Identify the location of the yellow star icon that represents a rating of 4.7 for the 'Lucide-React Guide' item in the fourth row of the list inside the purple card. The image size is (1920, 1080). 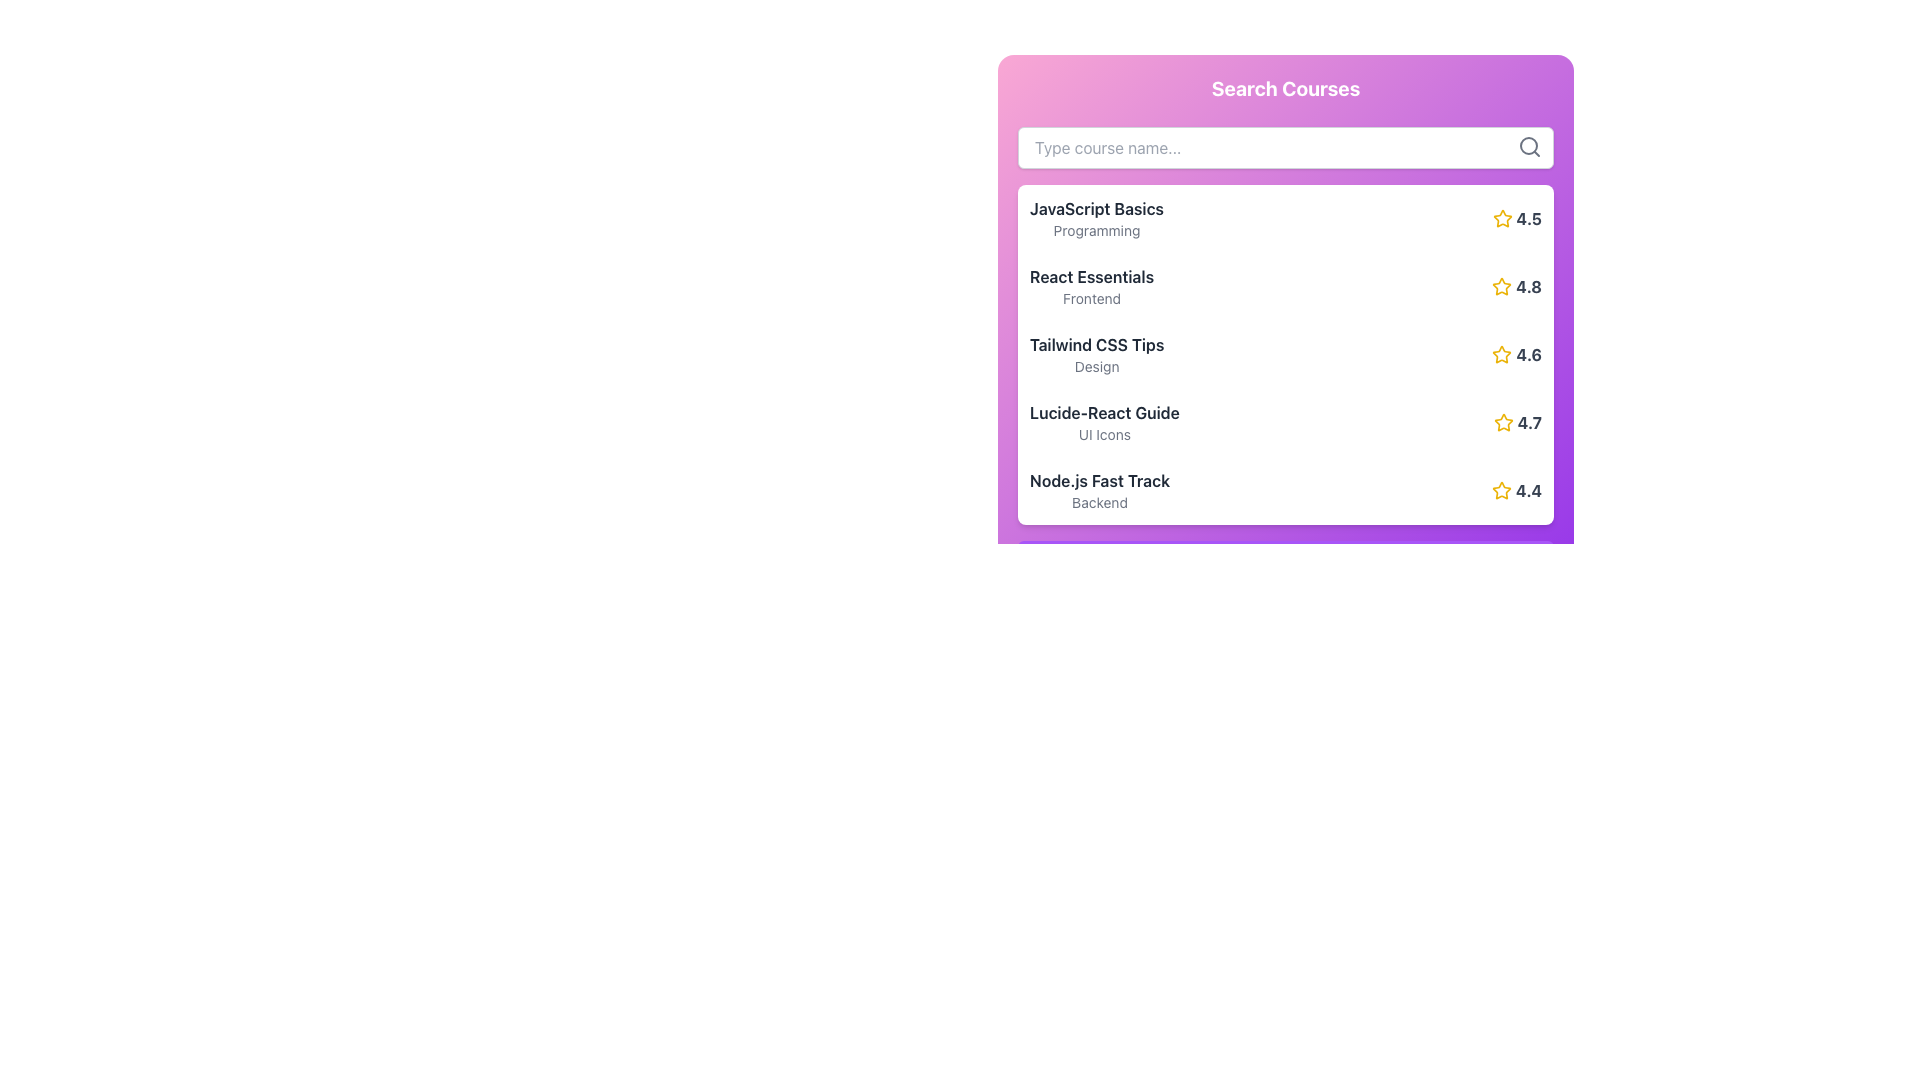
(1503, 422).